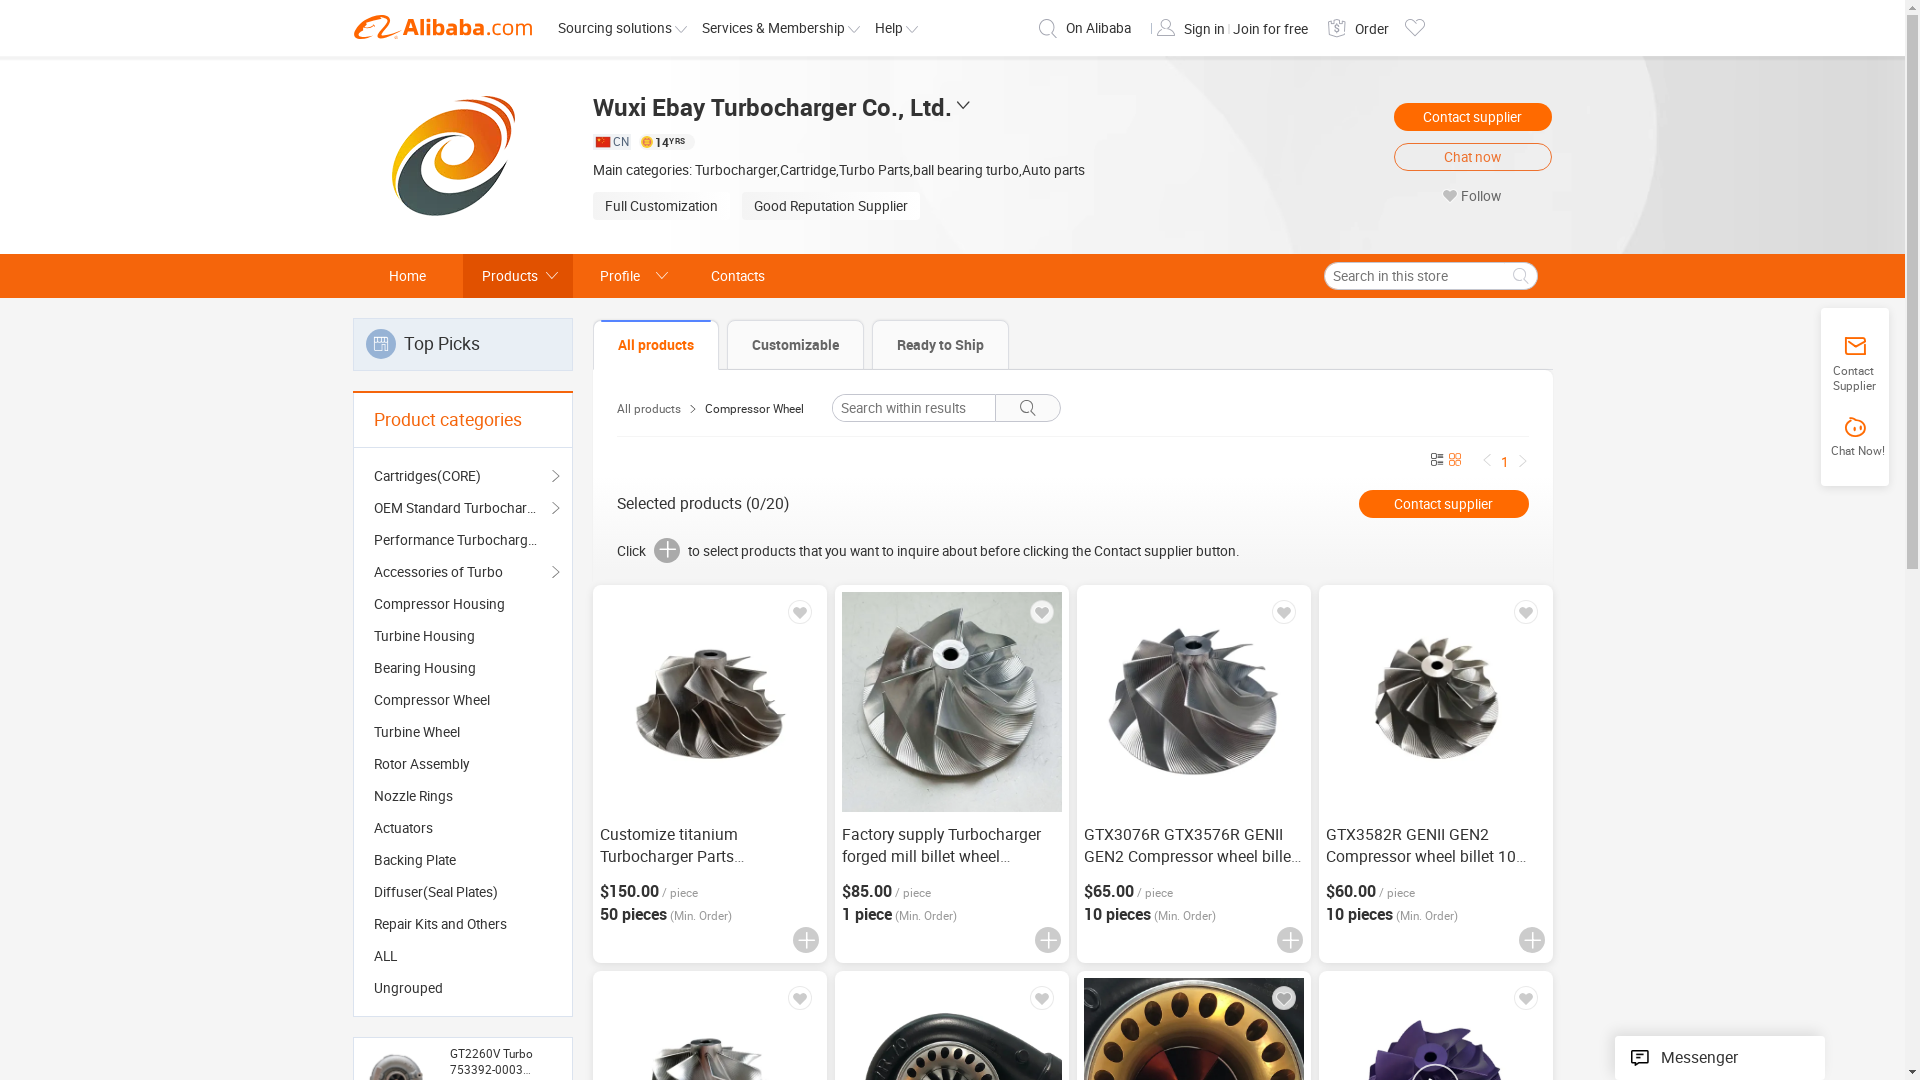 Image resolution: width=1920 pixels, height=1080 pixels. Describe the element at coordinates (461, 794) in the screenshot. I see `'Nozzle Rings'` at that location.